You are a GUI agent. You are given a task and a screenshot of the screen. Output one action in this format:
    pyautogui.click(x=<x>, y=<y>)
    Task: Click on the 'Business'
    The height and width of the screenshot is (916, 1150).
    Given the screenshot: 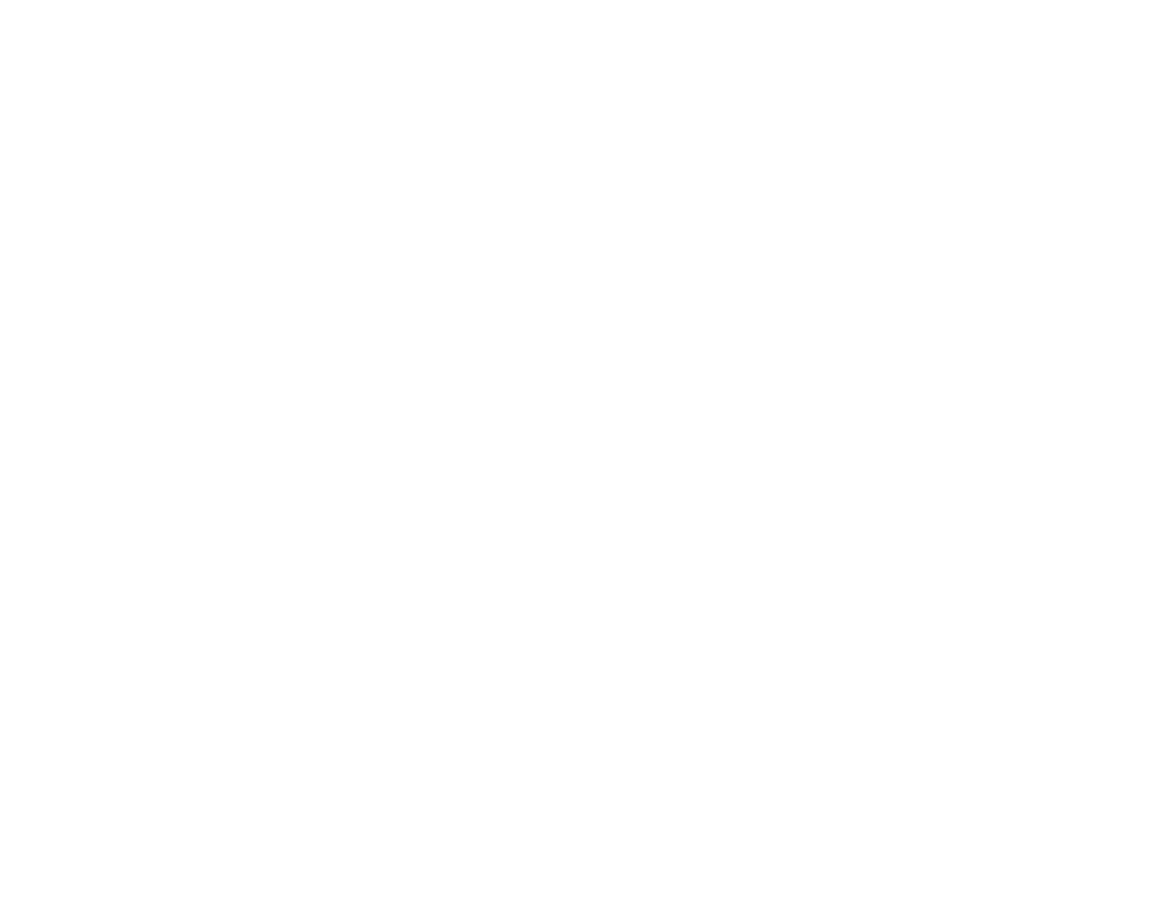 What is the action you would take?
    pyautogui.click(x=799, y=592)
    